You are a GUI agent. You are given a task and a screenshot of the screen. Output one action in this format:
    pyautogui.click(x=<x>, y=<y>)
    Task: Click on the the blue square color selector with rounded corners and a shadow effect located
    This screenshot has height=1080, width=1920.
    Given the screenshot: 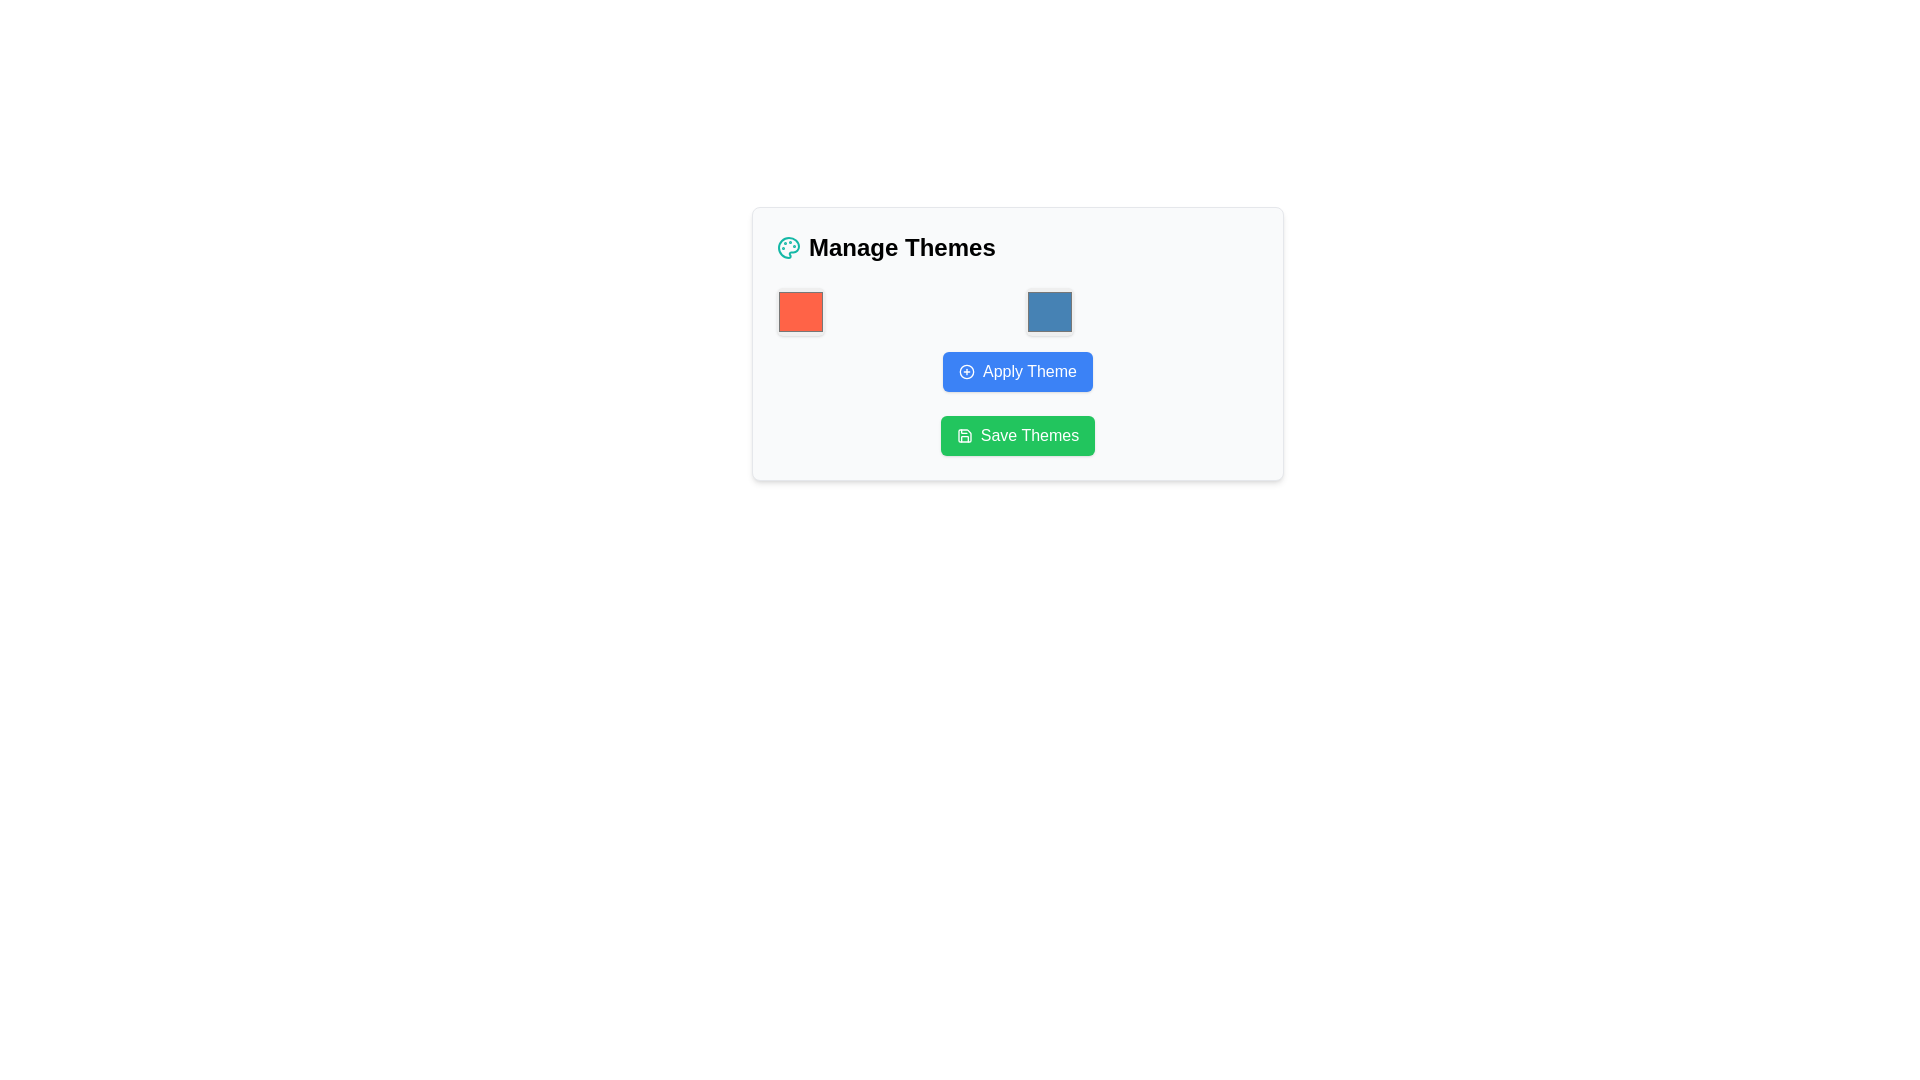 What is the action you would take?
    pyautogui.click(x=1049, y=312)
    